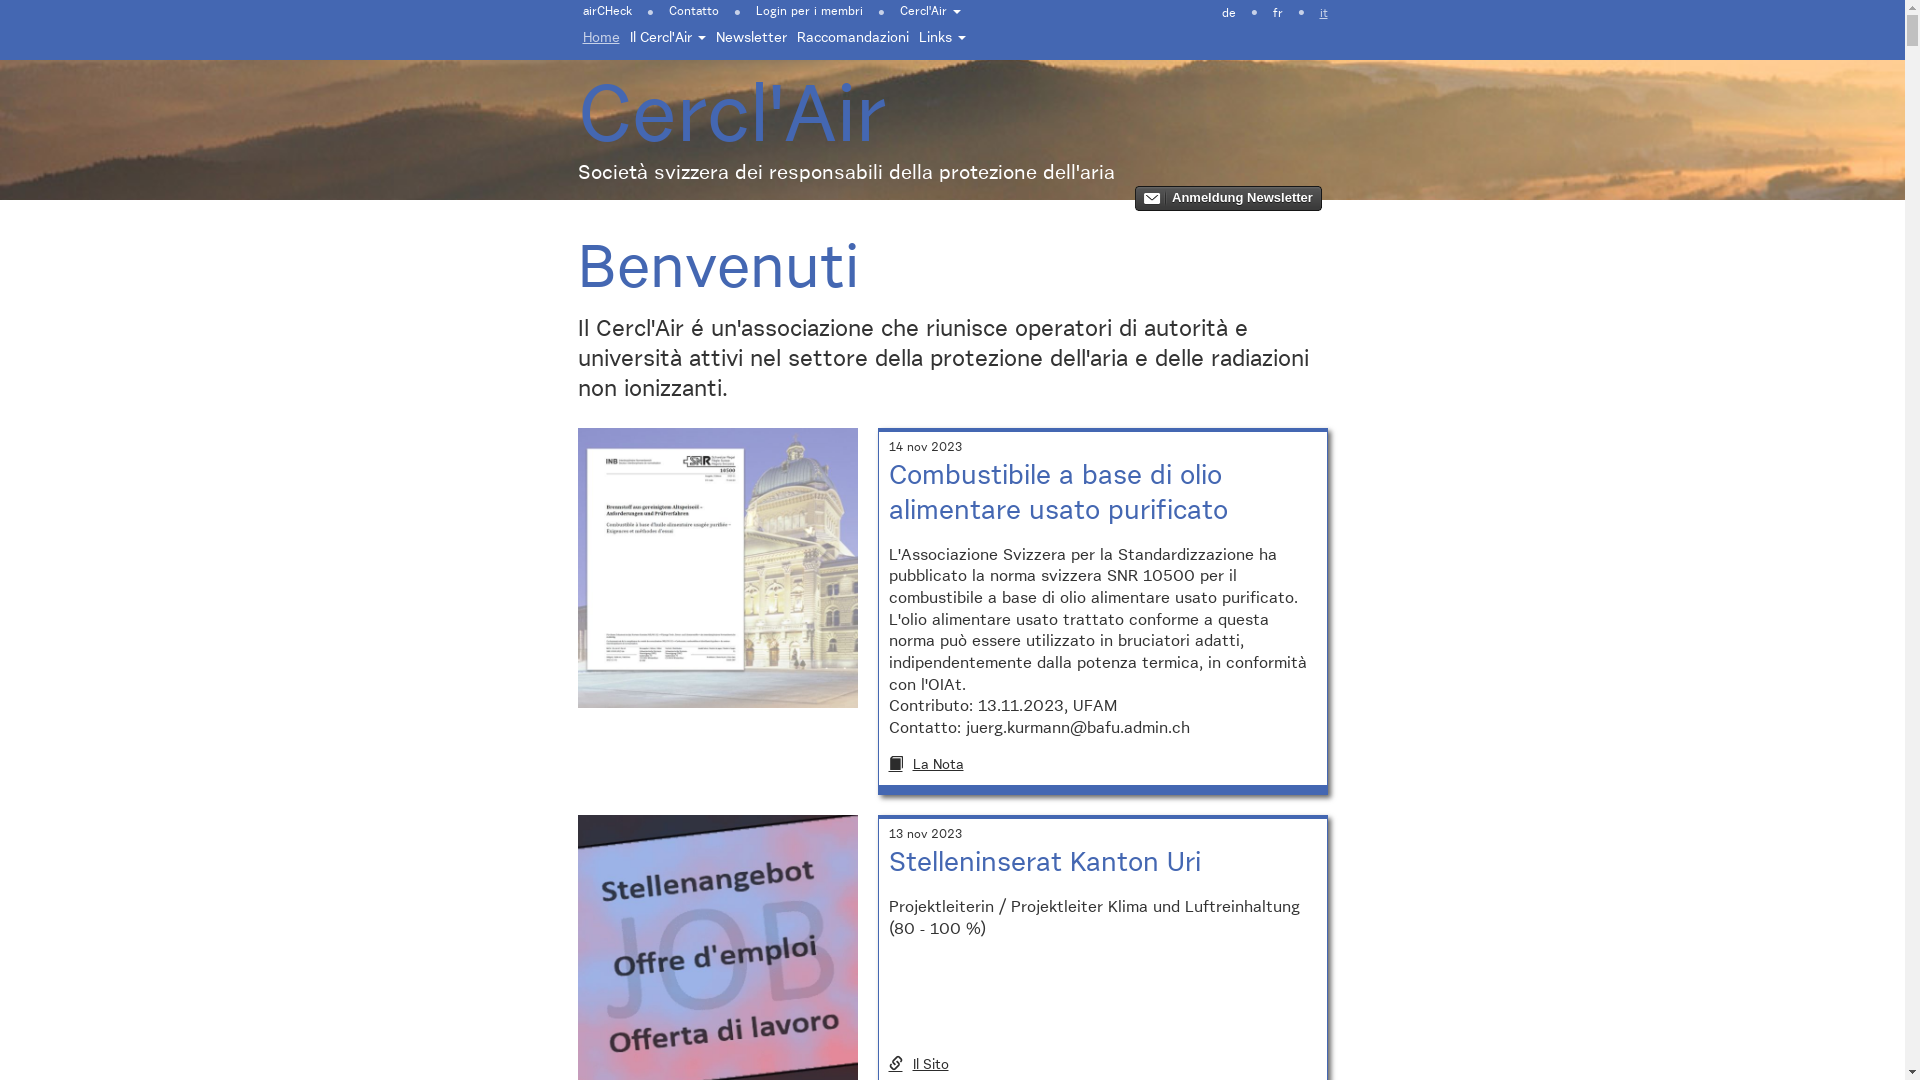  What do you see at coordinates (1323, 12) in the screenshot?
I see `'it'` at bounding box center [1323, 12].